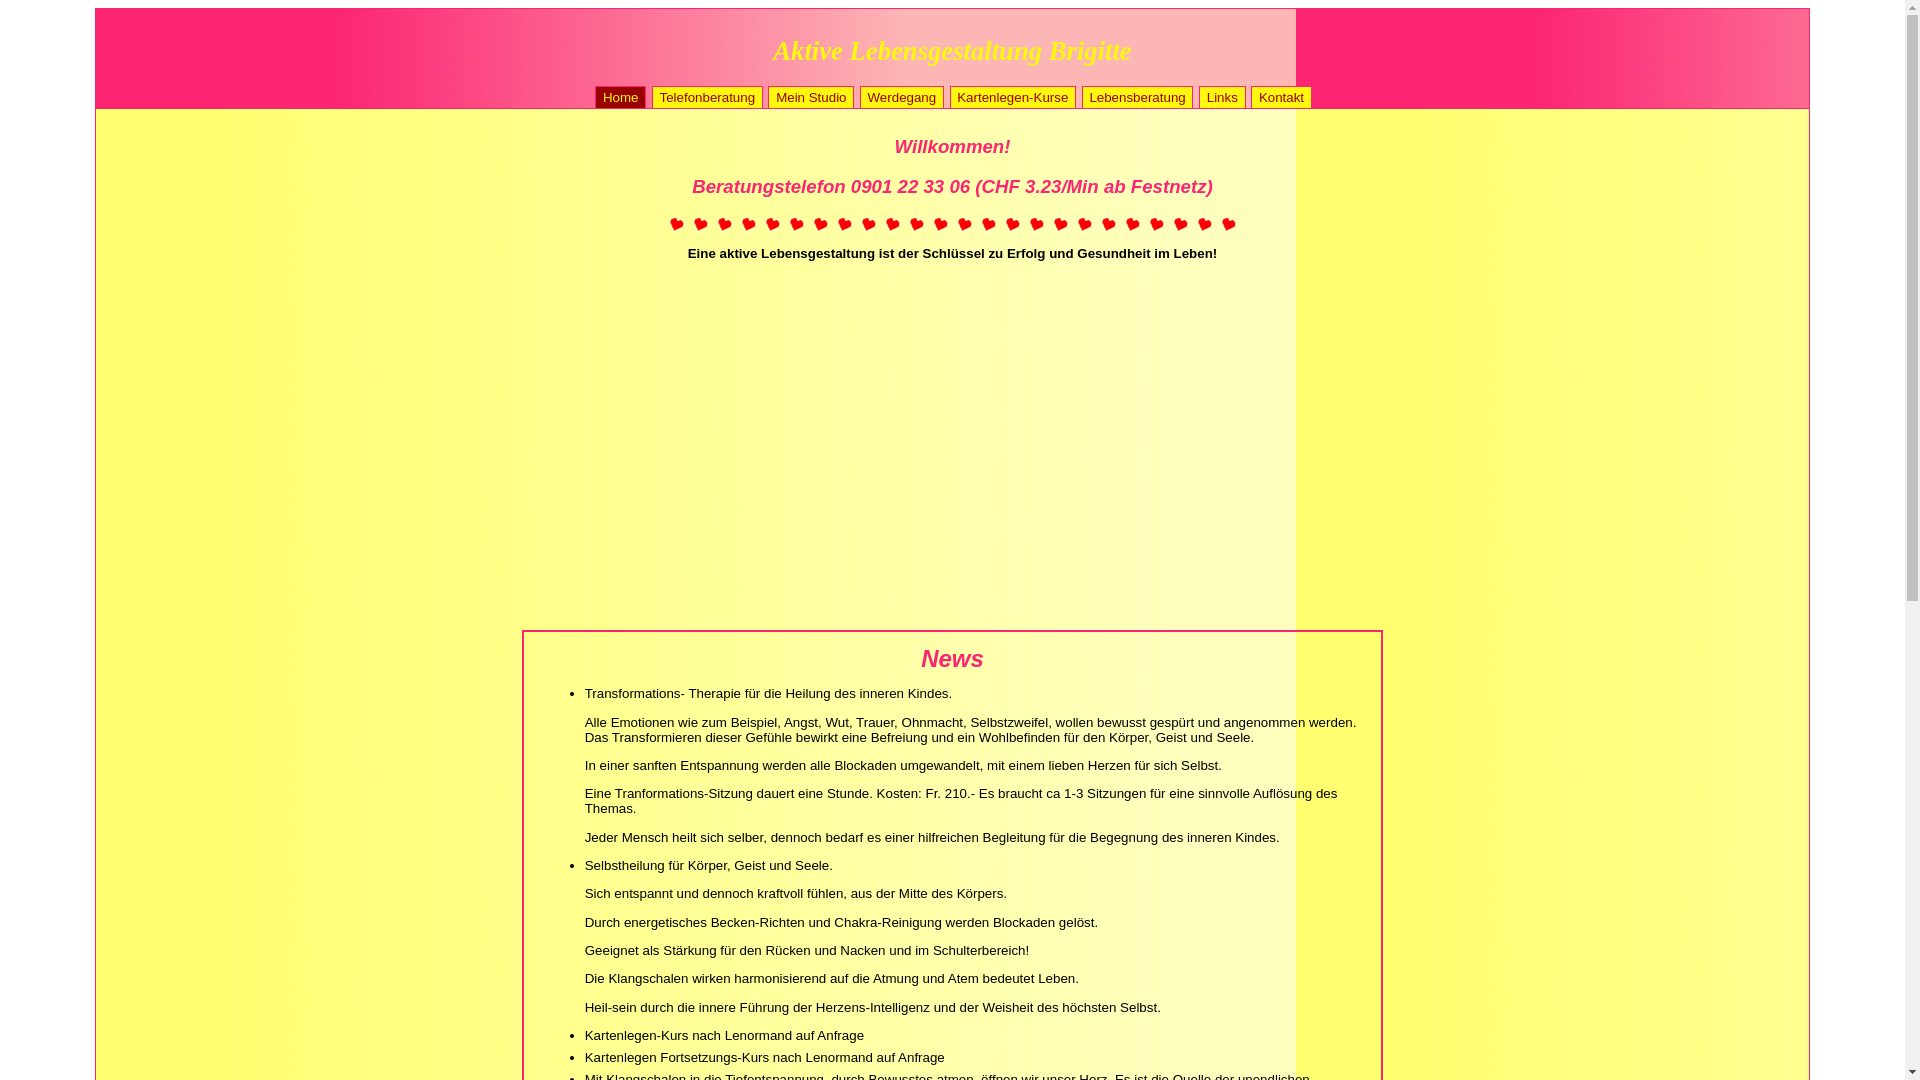 This screenshot has height=1080, width=1920. I want to click on 'Lebensberatung', so click(1137, 96).